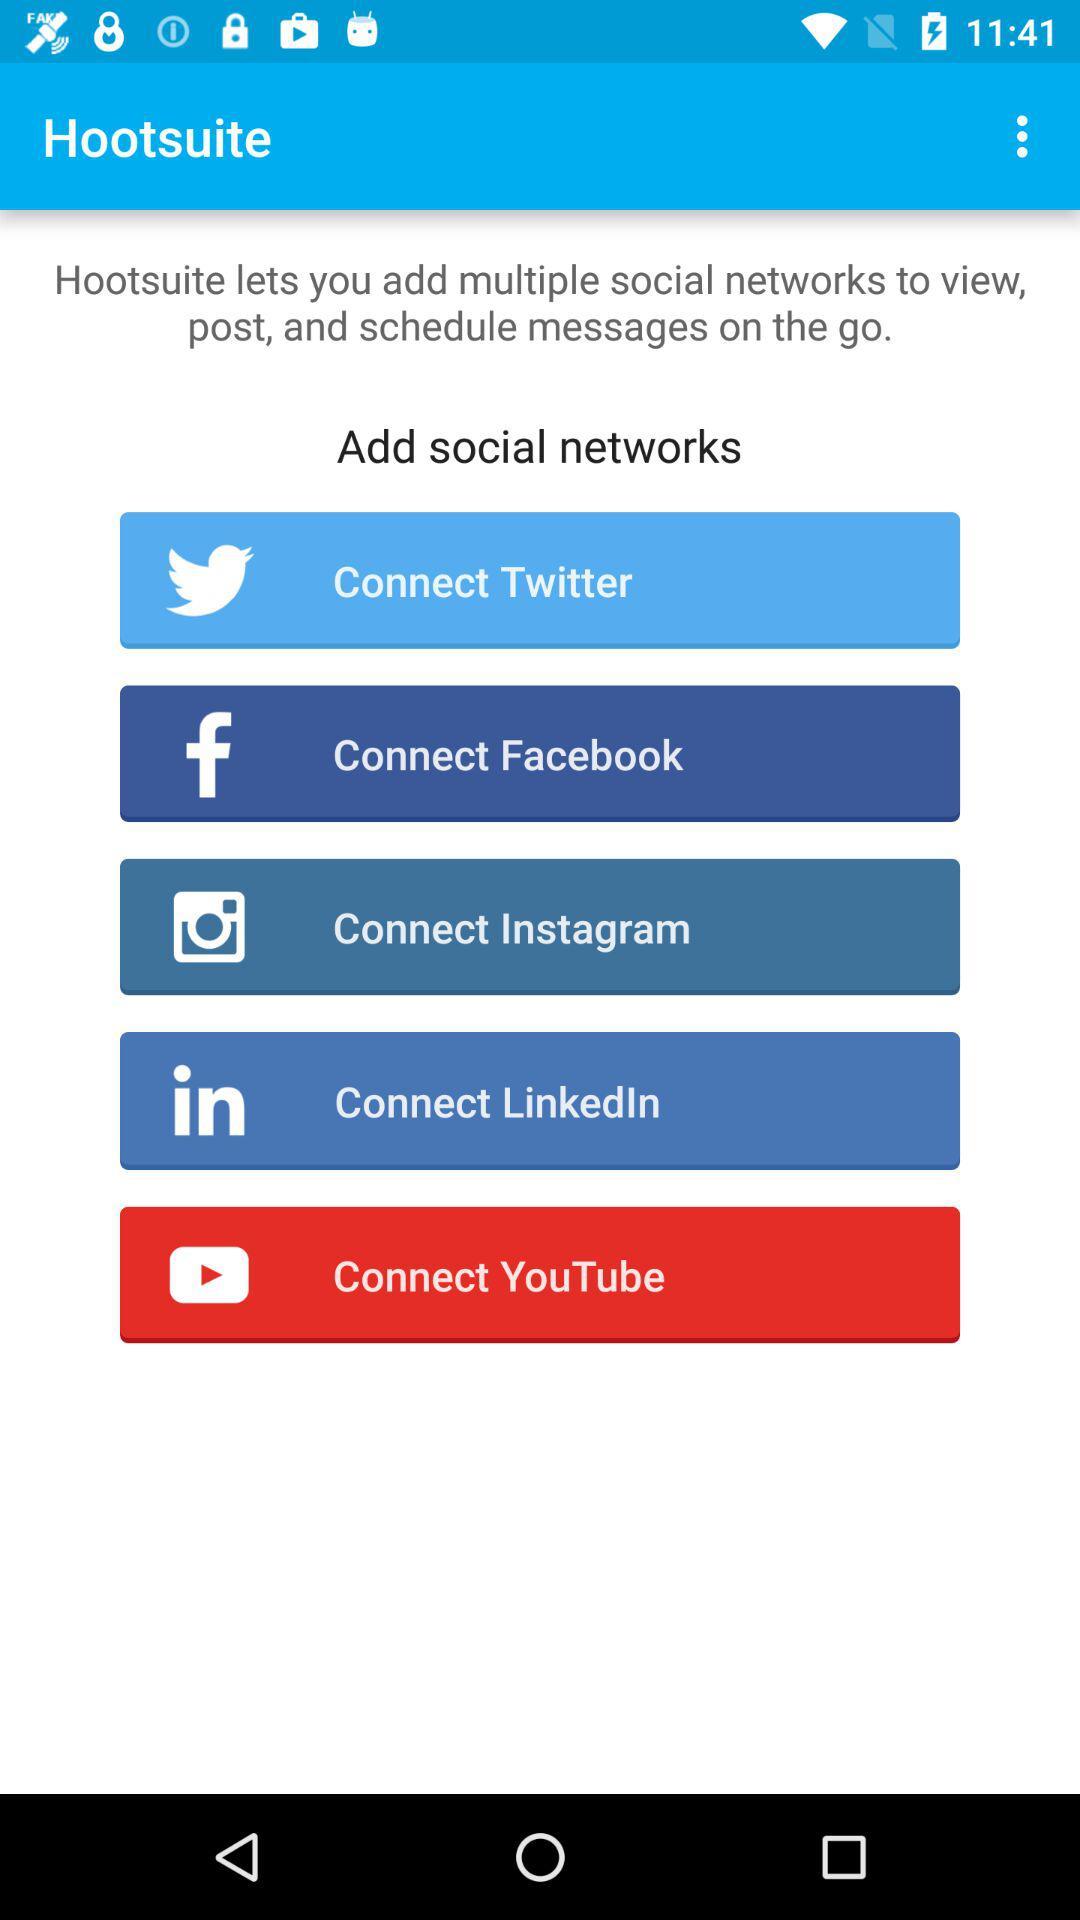 The width and height of the screenshot is (1080, 1920). I want to click on icon next to hootsuite icon, so click(1027, 135).